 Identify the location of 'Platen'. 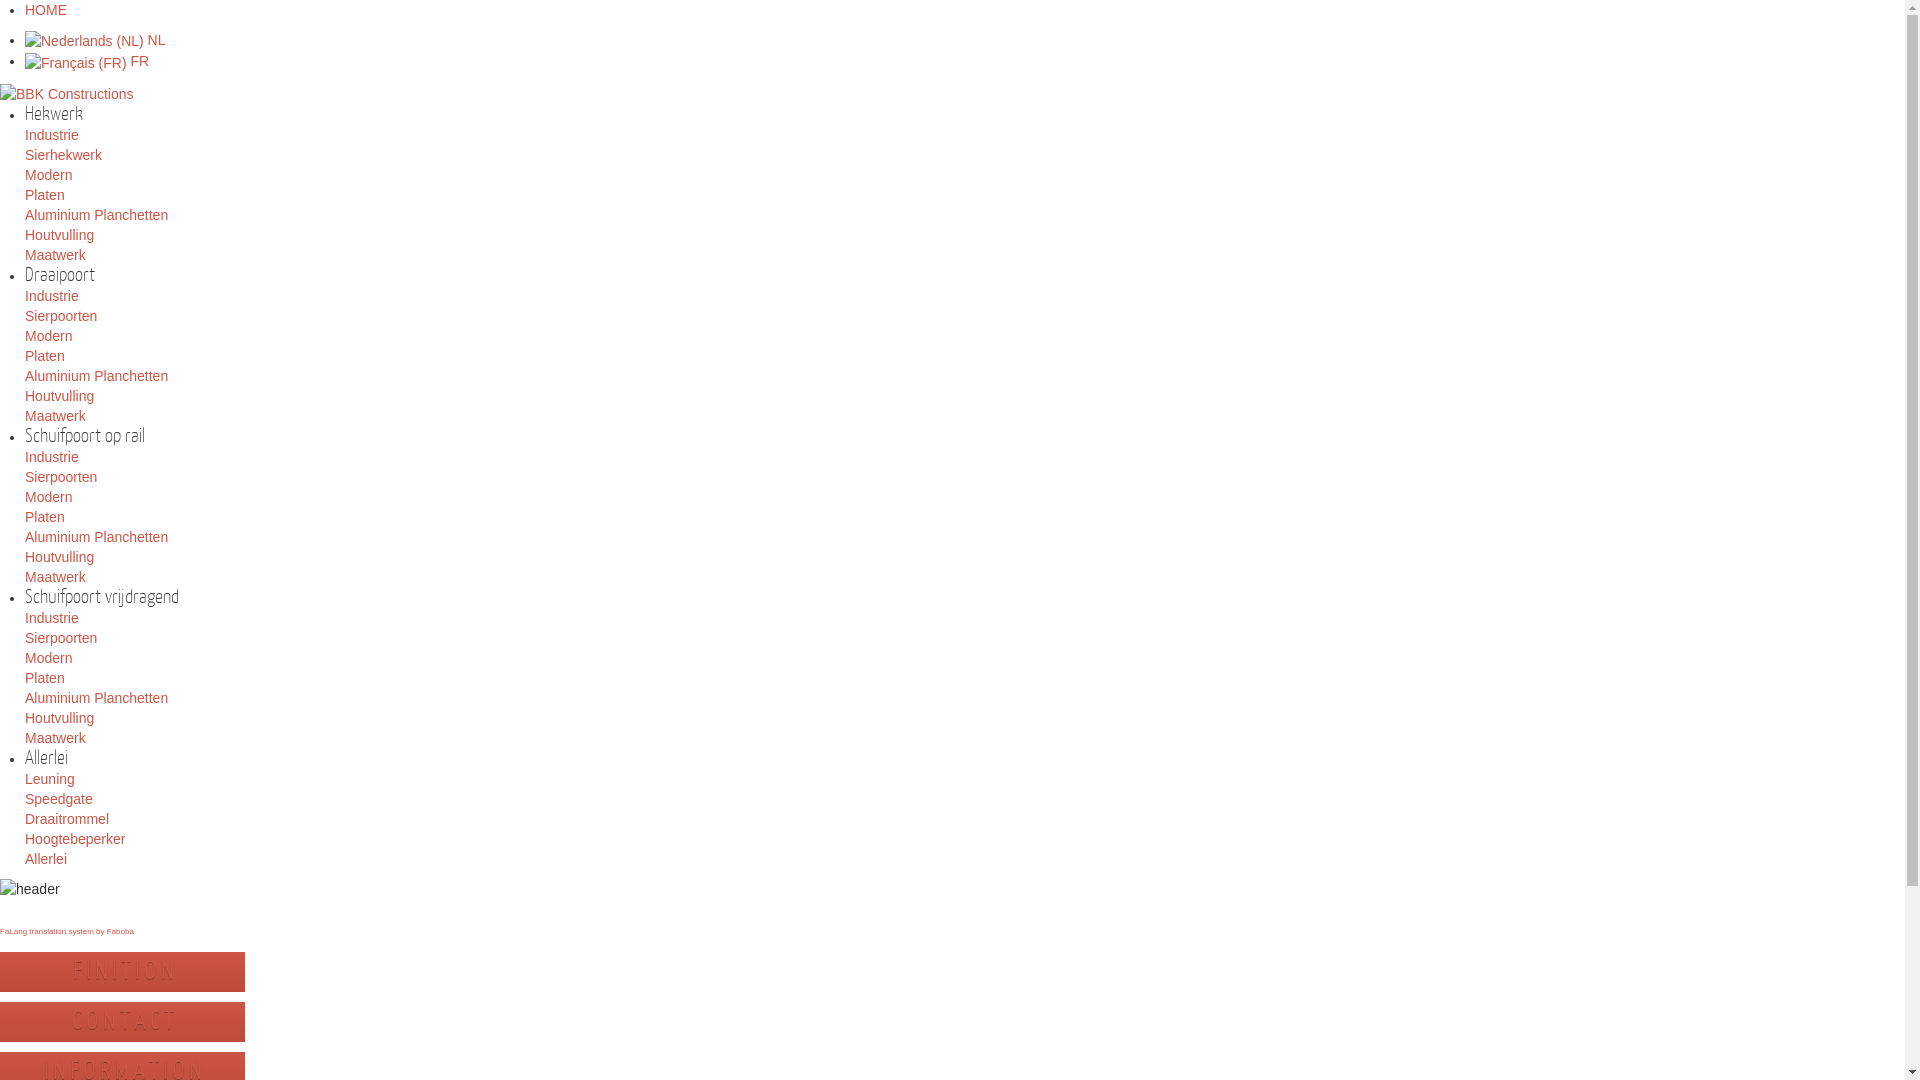
(44, 195).